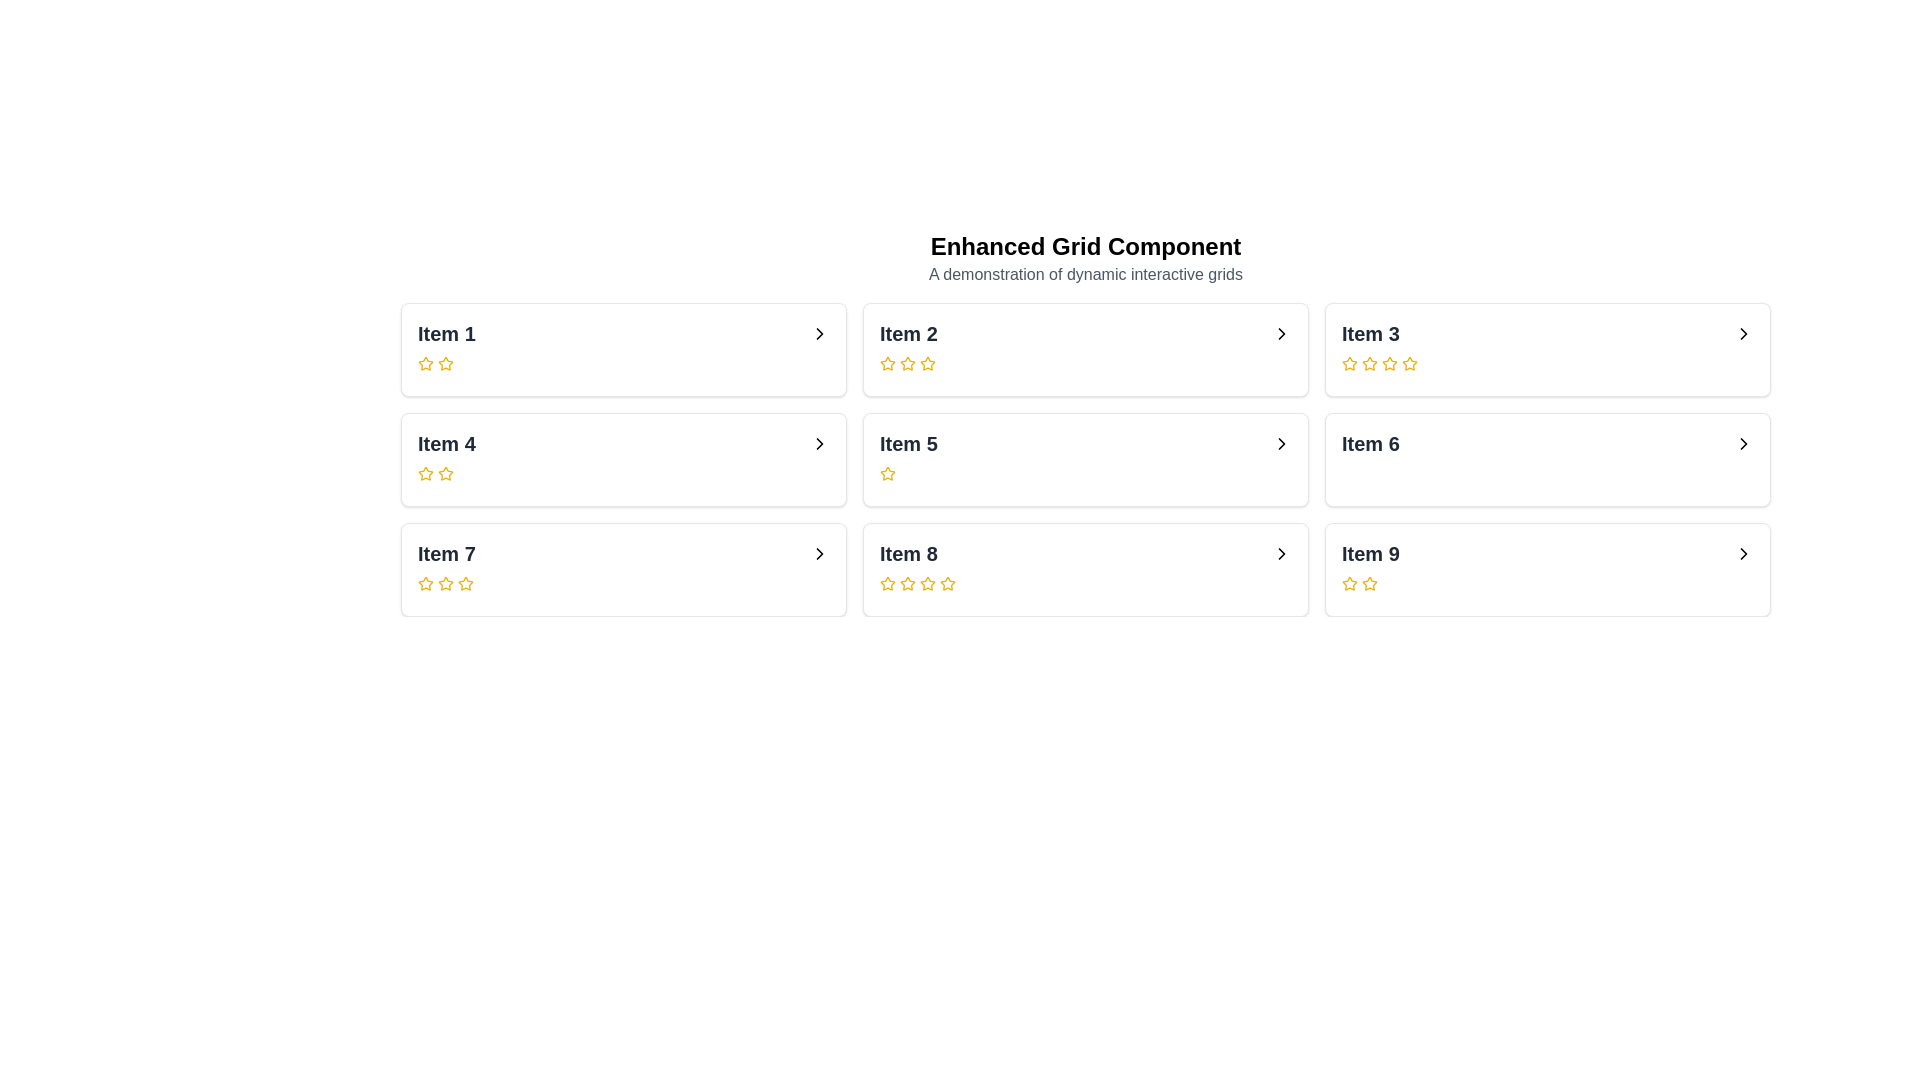 Image resolution: width=1920 pixels, height=1080 pixels. What do you see at coordinates (445, 583) in the screenshot?
I see `the third star icon in the rating system under the 'Item 7' card` at bounding box center [445, 583].